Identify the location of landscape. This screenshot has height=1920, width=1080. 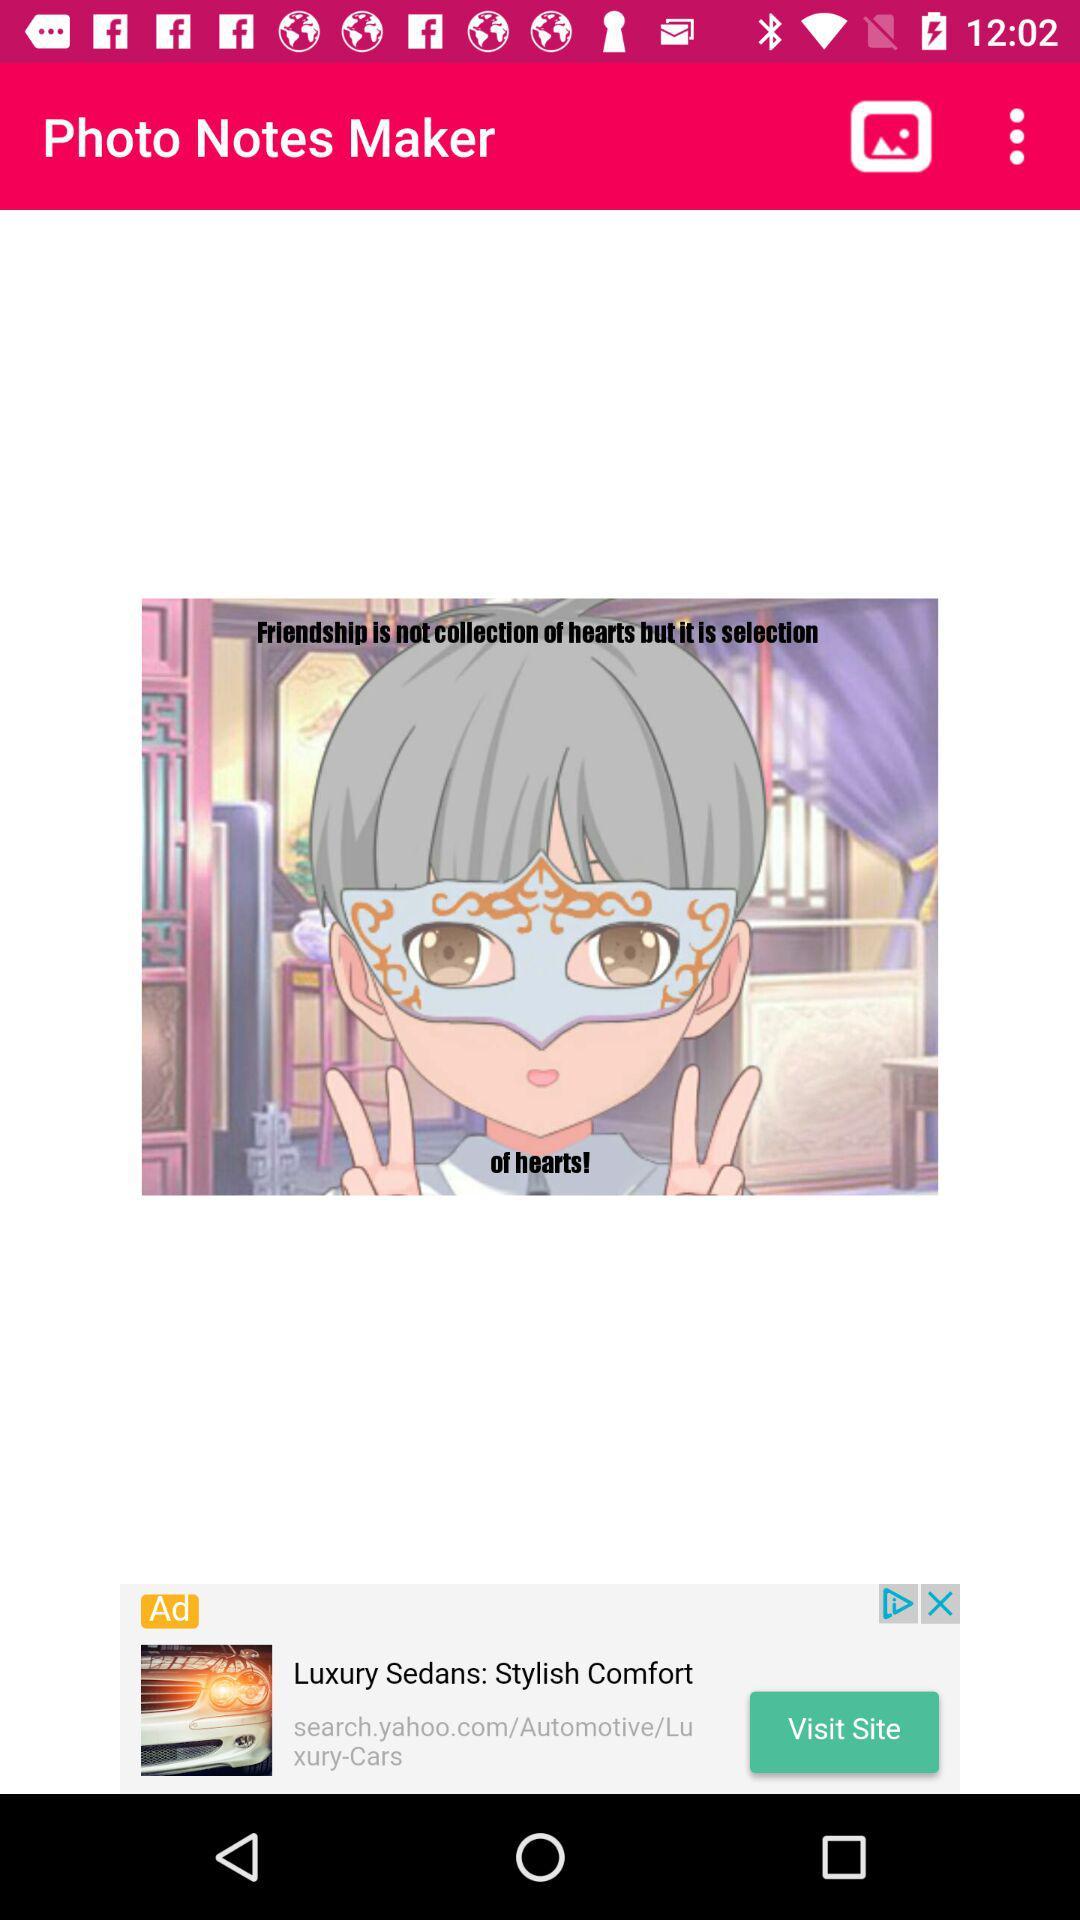
(890, 135).